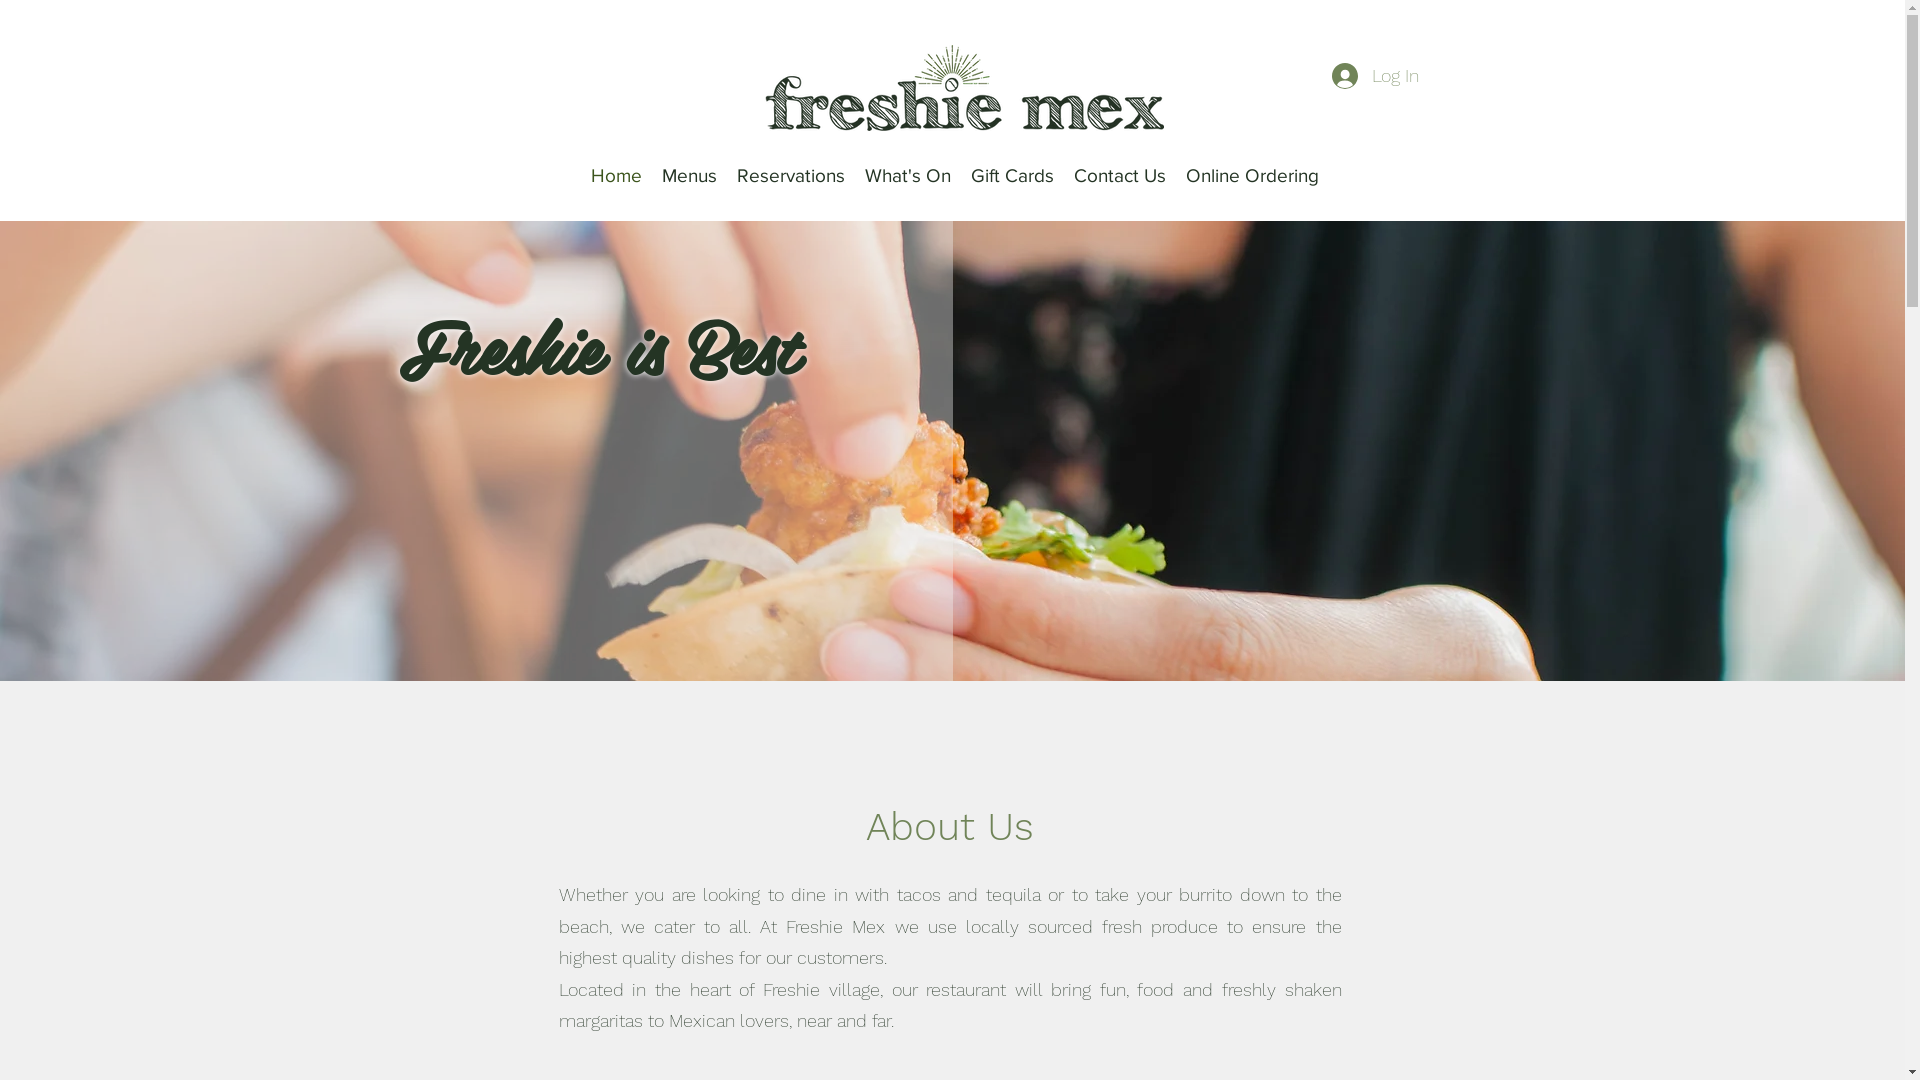  Describe the element at coordinates (906, 175) in the screenshot. I see `'What's On'` at that location.